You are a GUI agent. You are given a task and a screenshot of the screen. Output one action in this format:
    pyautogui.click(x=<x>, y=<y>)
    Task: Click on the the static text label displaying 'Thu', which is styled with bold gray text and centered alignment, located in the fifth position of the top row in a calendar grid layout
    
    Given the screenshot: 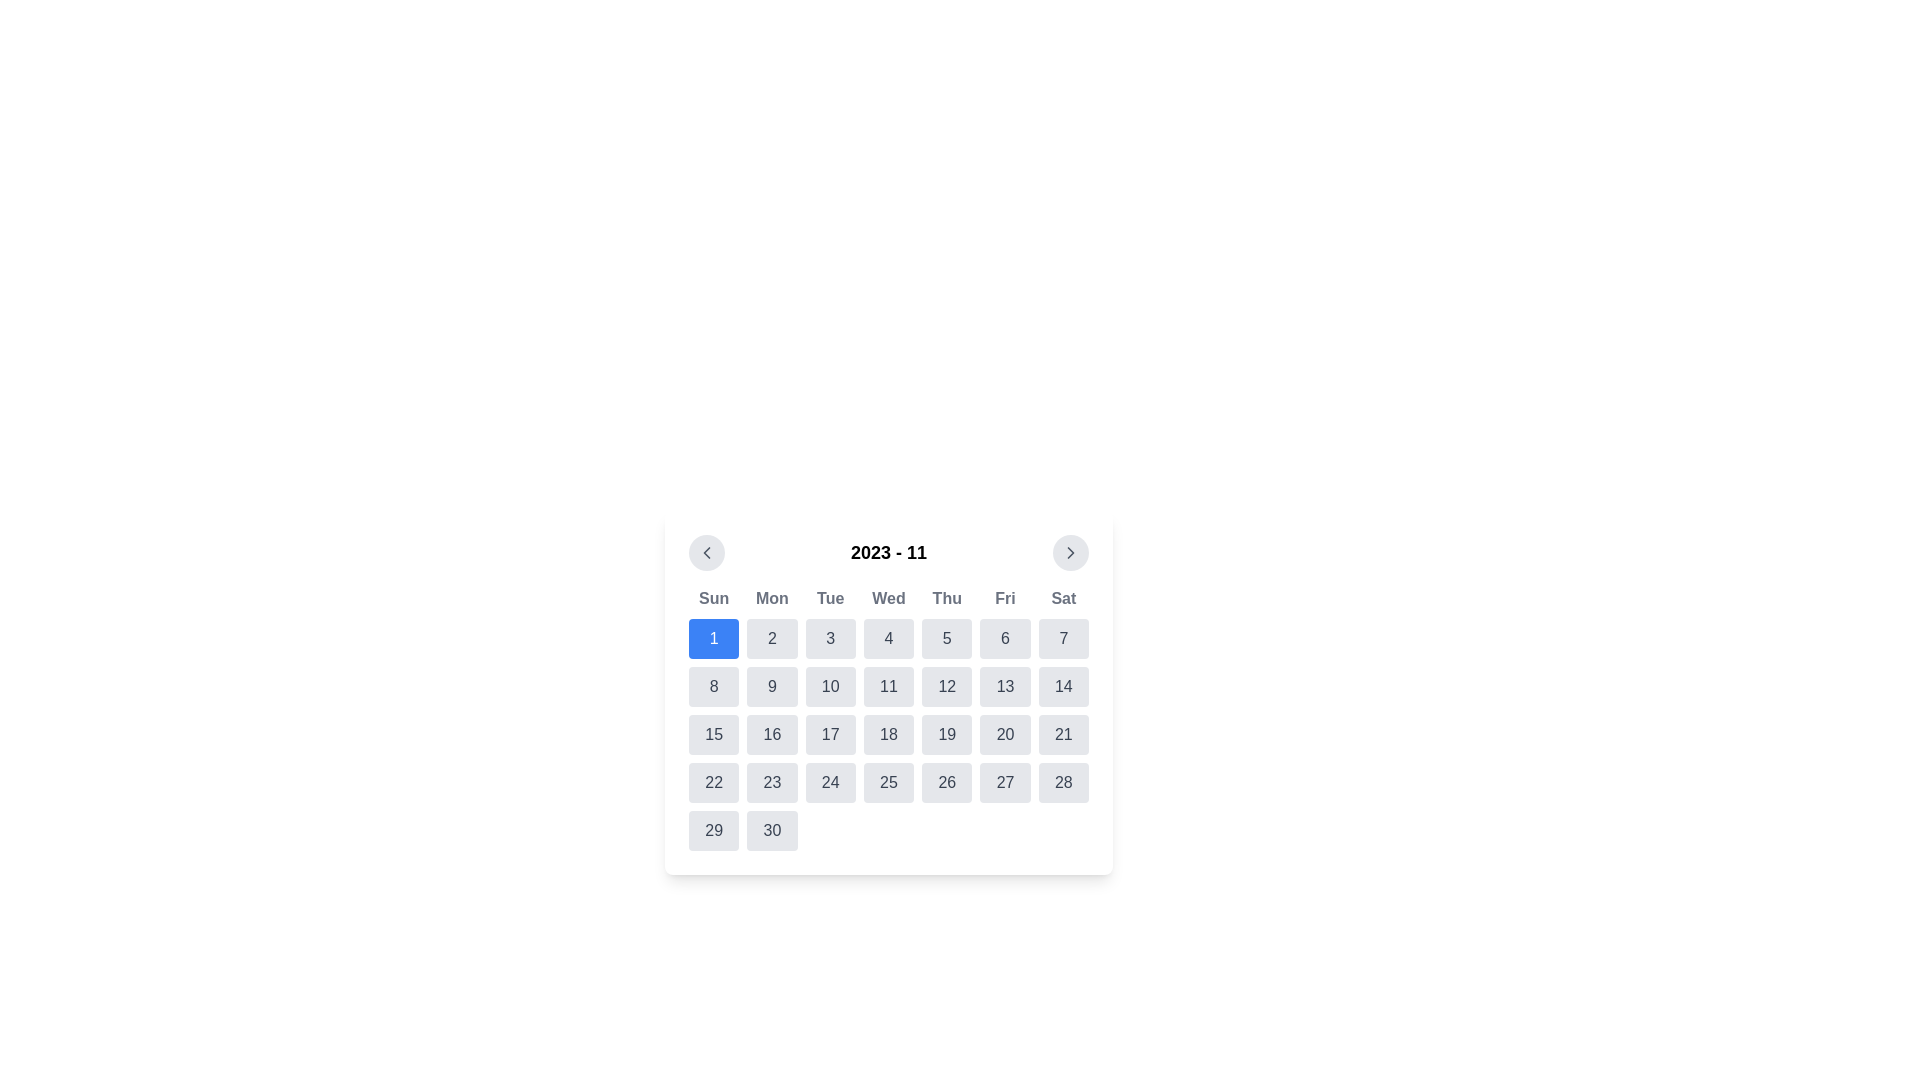 What is the action you would take?
    pyautogui.click(x=946, y=597)
    